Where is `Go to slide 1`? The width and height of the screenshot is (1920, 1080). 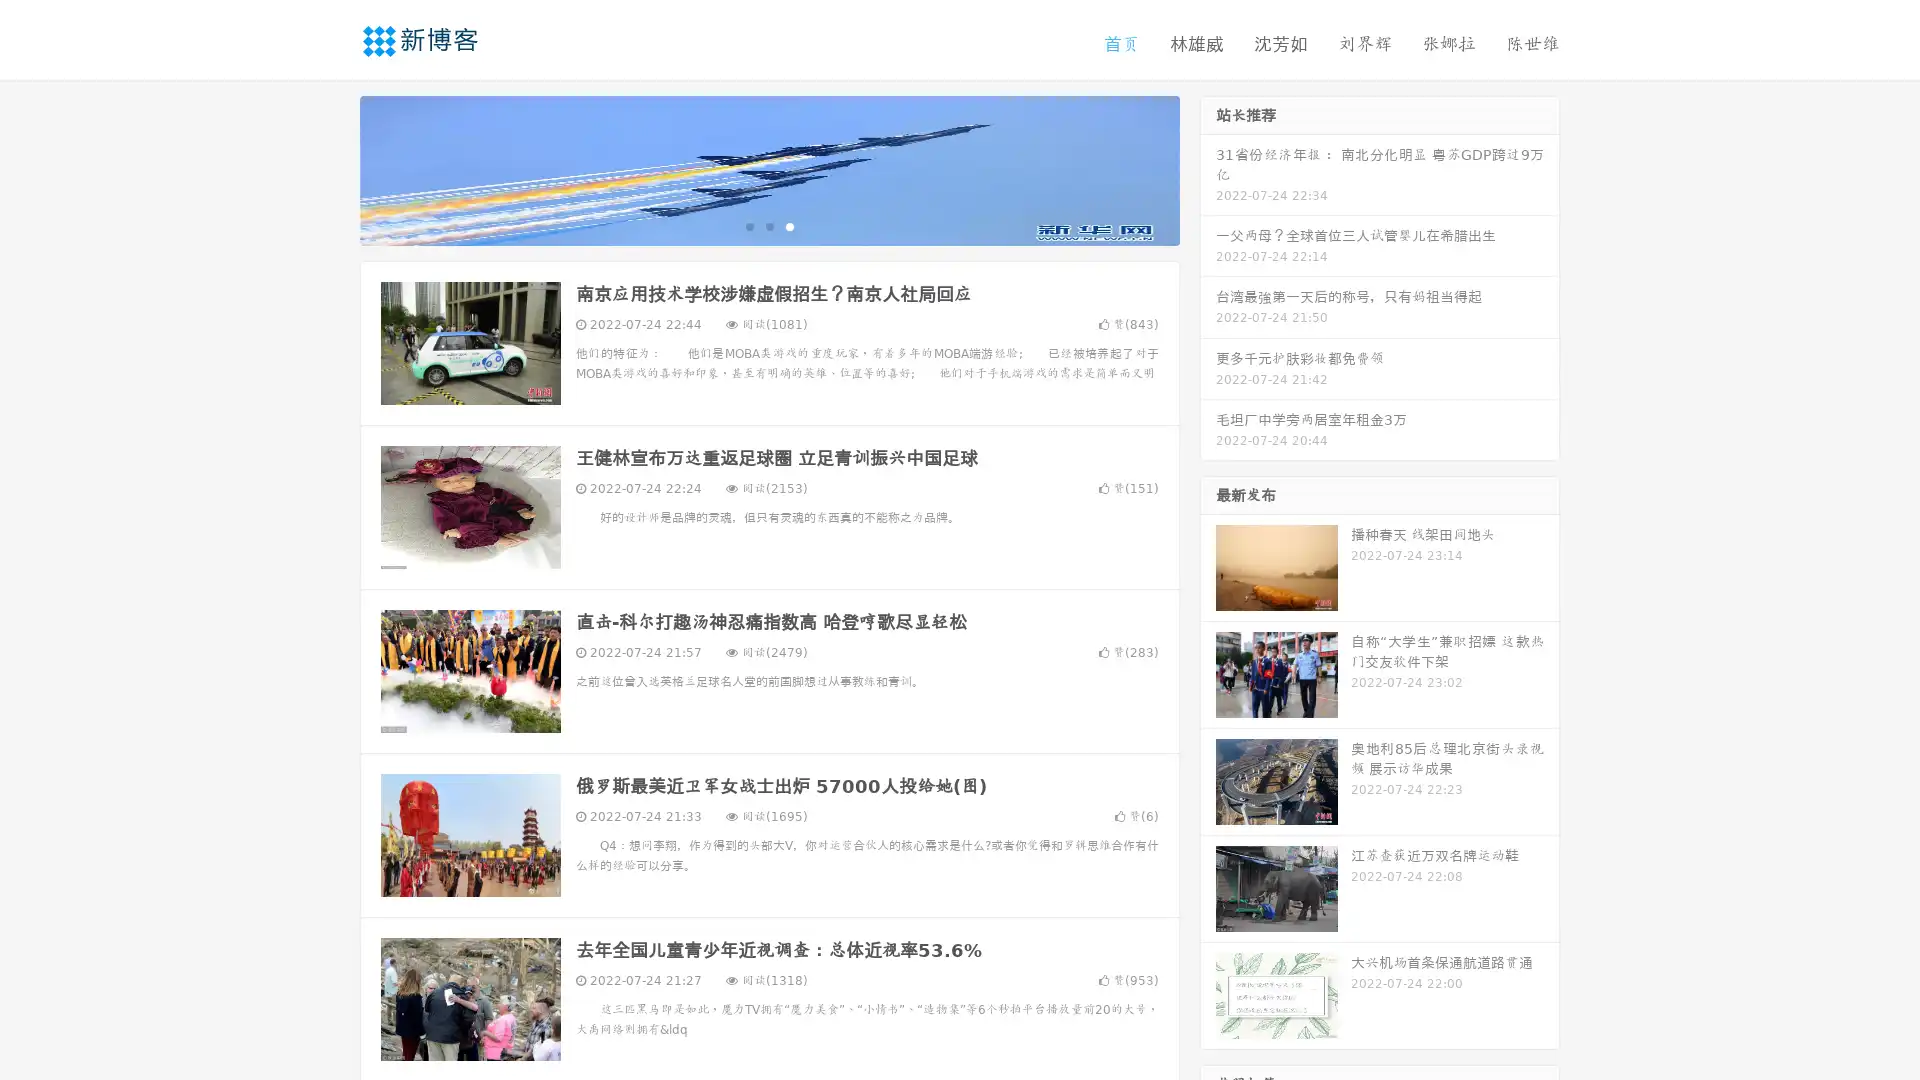
Go to slide 1 is located at coordinates (748, 225).